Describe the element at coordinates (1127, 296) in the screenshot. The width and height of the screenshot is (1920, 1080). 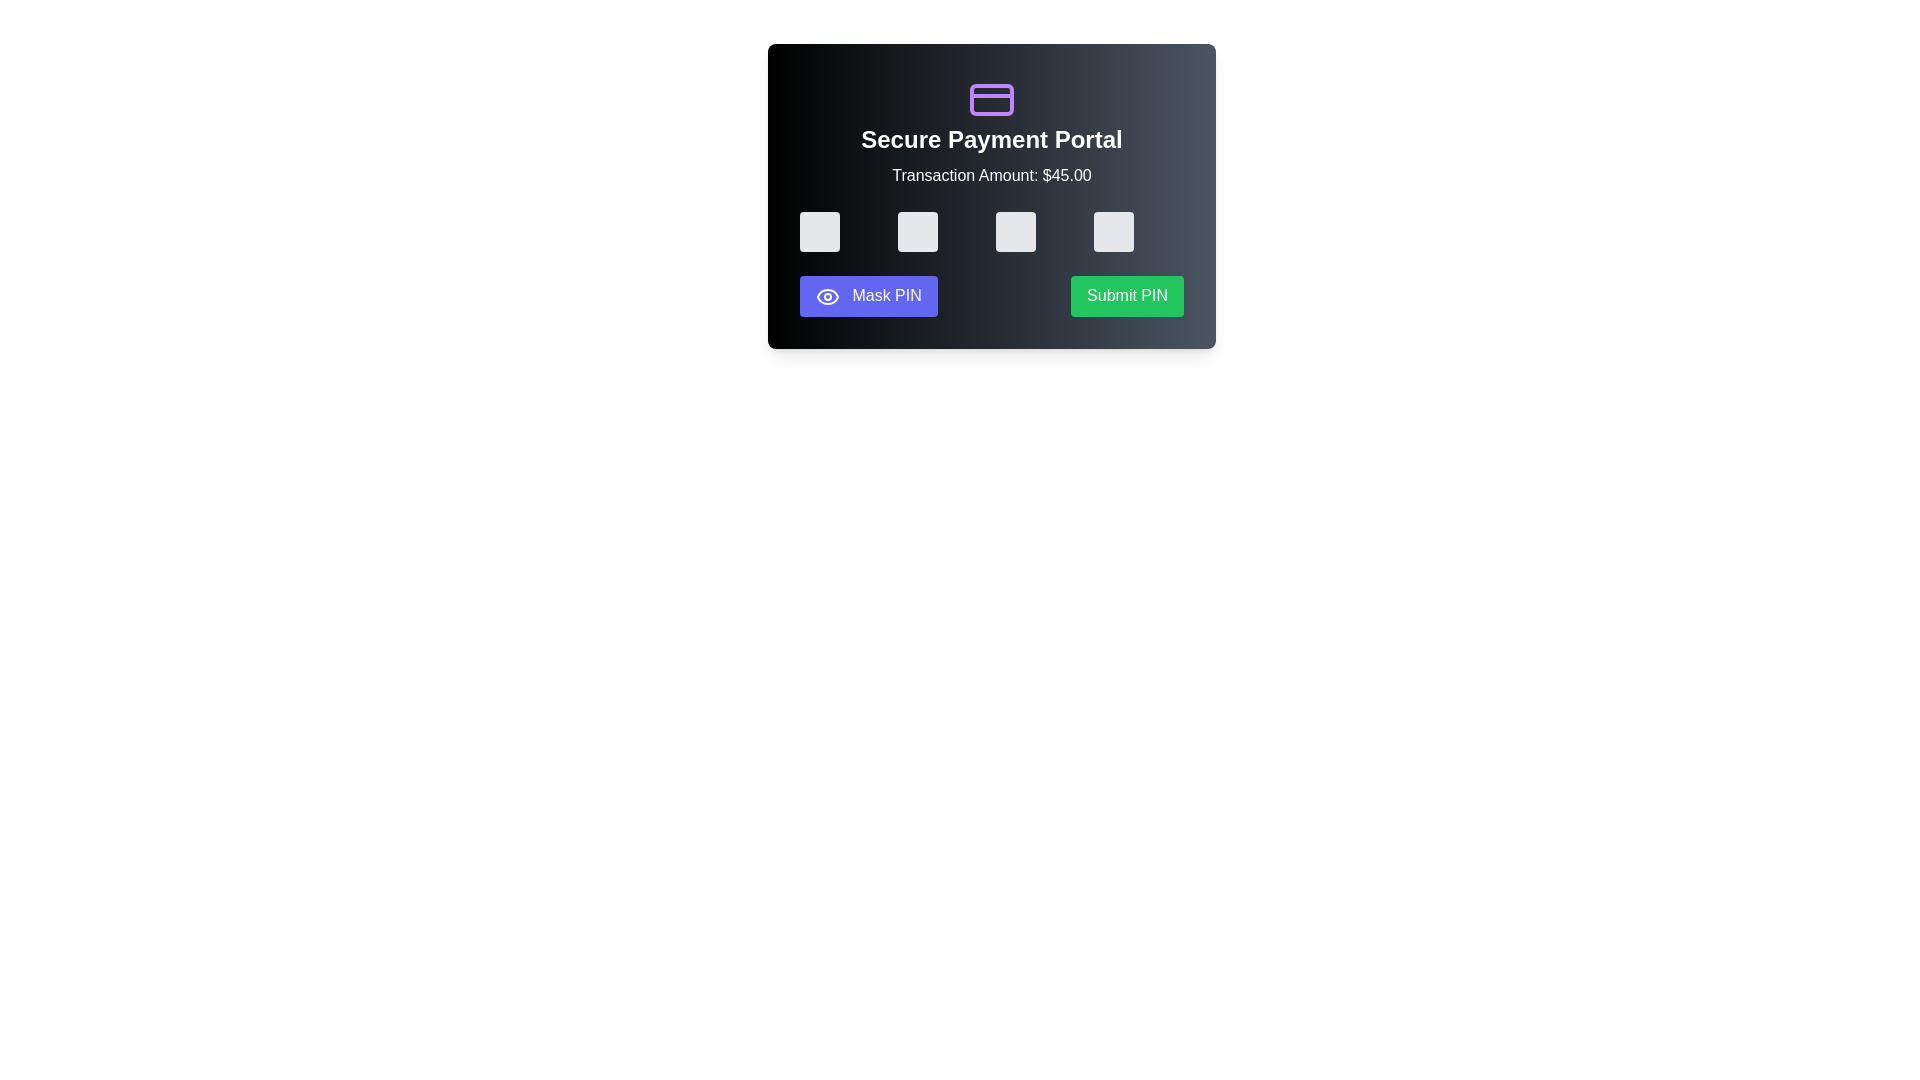
I see `the button located at the far right of the horizontal layout` at that location.